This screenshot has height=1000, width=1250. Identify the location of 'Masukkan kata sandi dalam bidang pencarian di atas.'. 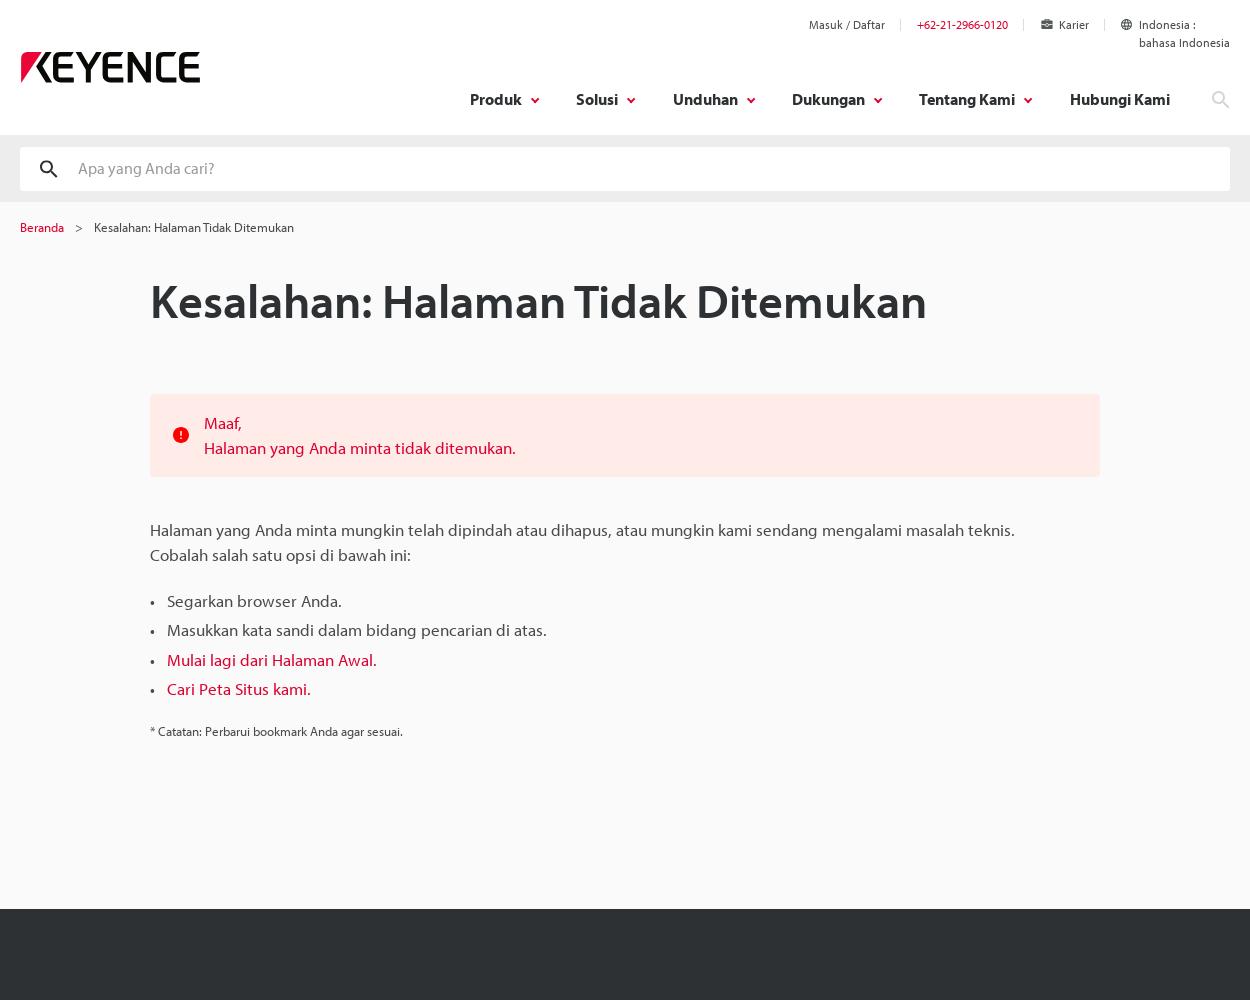
(356, 629).